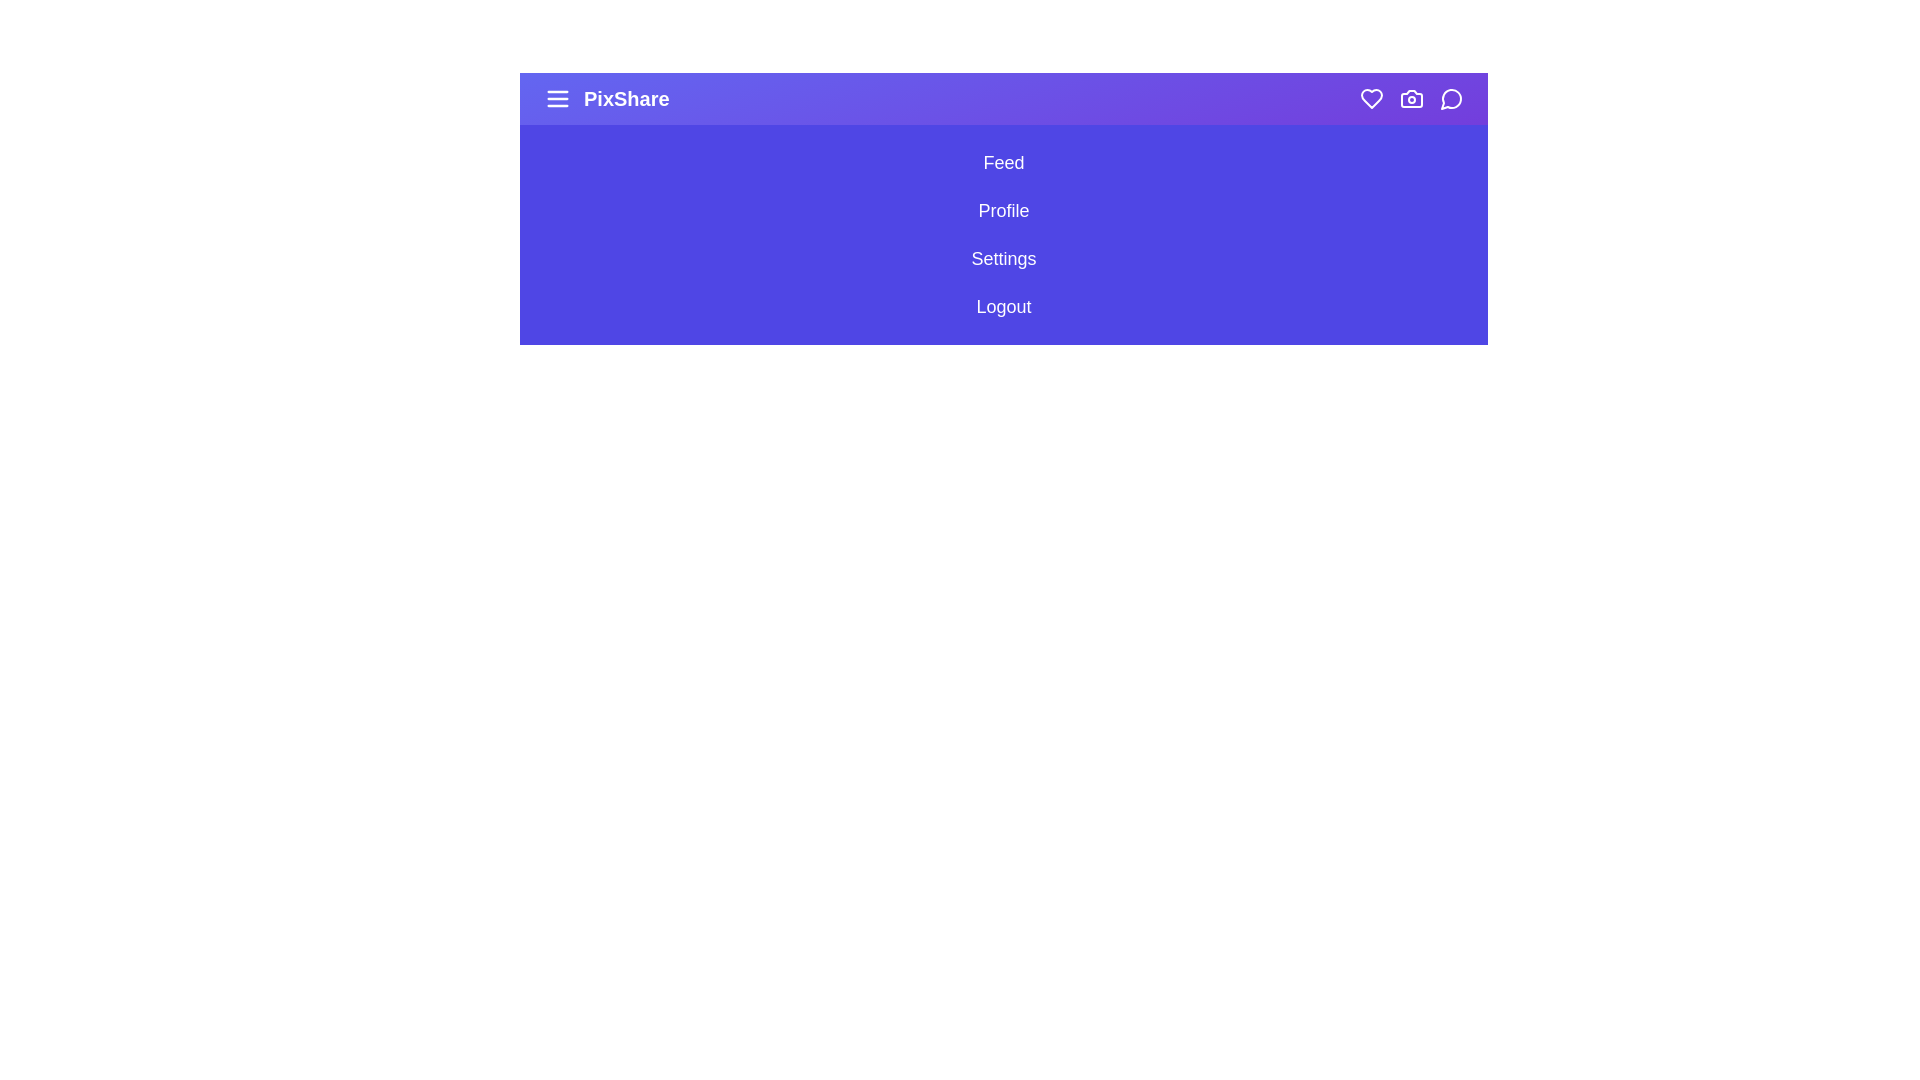 The width and height of the screenshot is (1920, 1080). What do you see at coordinates (1371, 99) in the screenshot?
I see `the Heart icon to indicate a 'Like' action` at bounding box center [1371, 99].